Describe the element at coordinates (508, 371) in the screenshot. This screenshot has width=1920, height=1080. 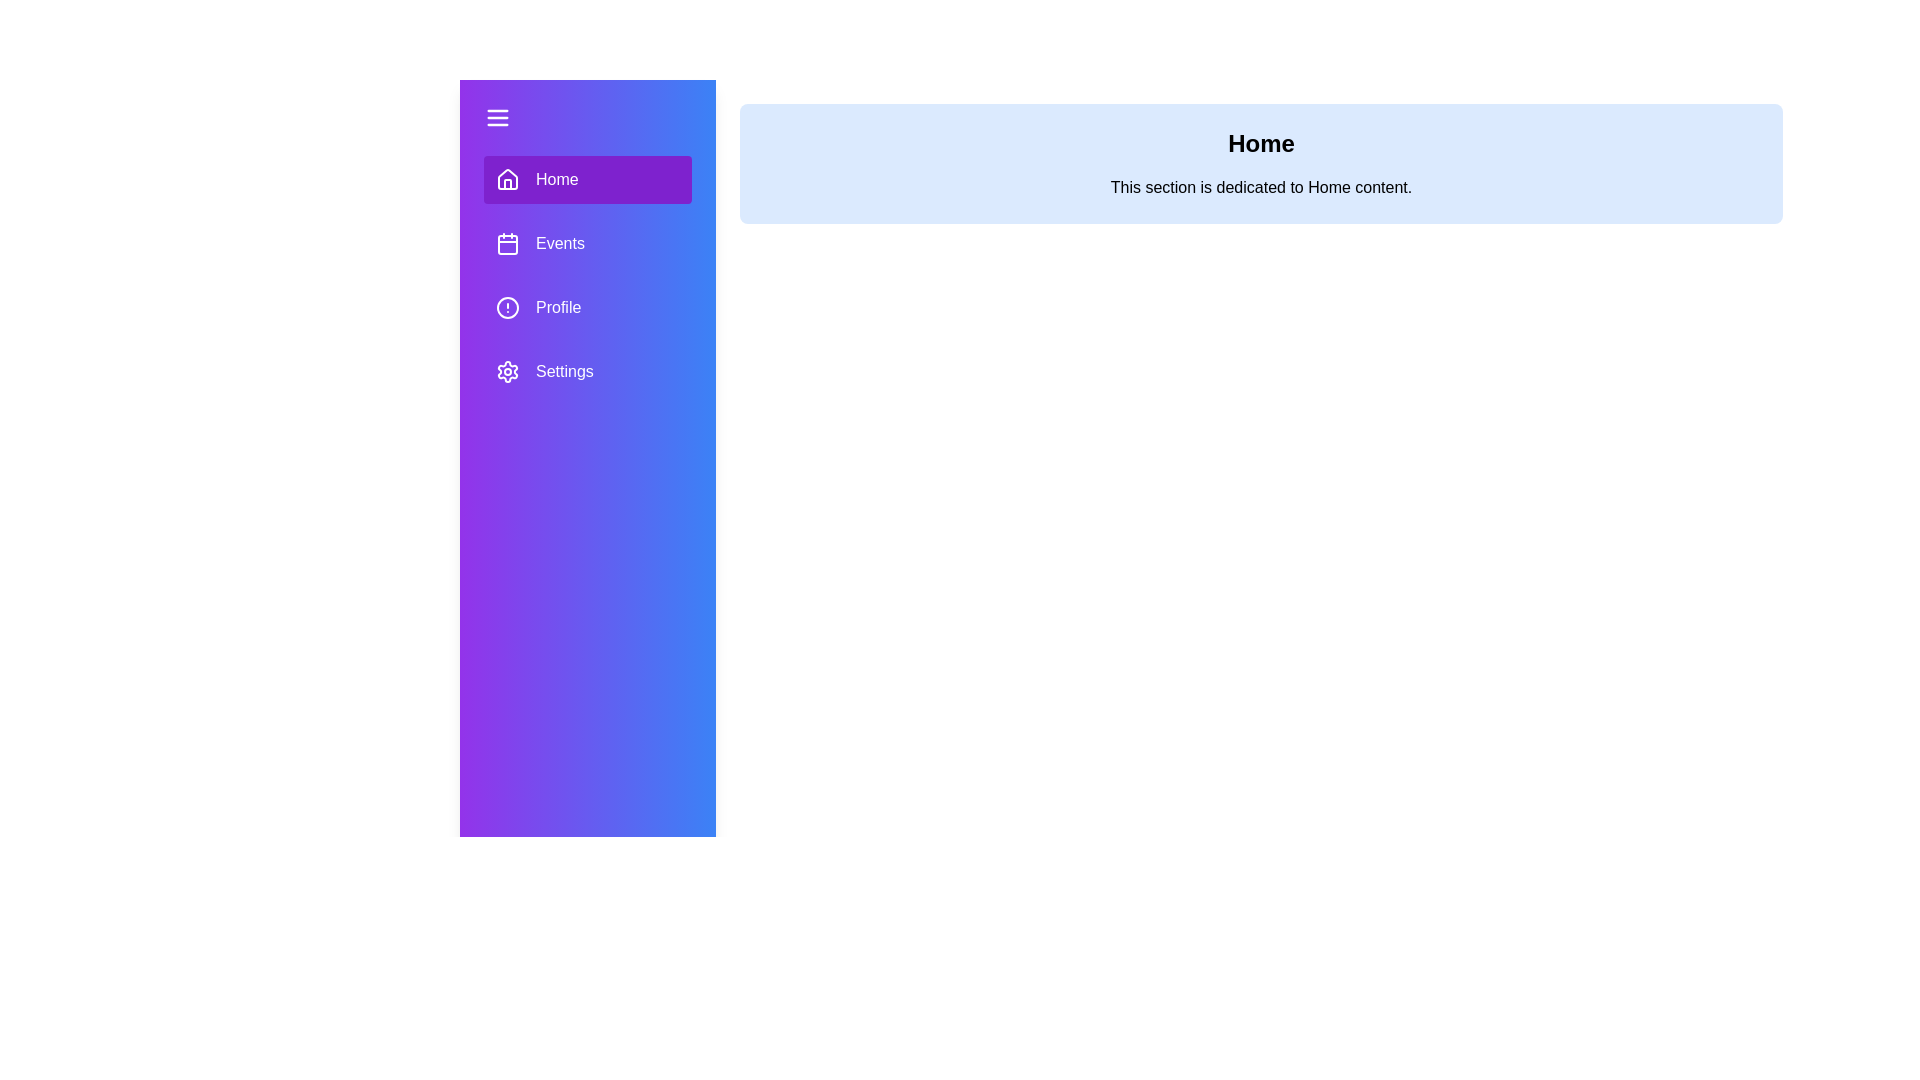
I see `the settings icon located in the sidebar navigation panel, which is the fourth icon in a vertical stack` at that location.